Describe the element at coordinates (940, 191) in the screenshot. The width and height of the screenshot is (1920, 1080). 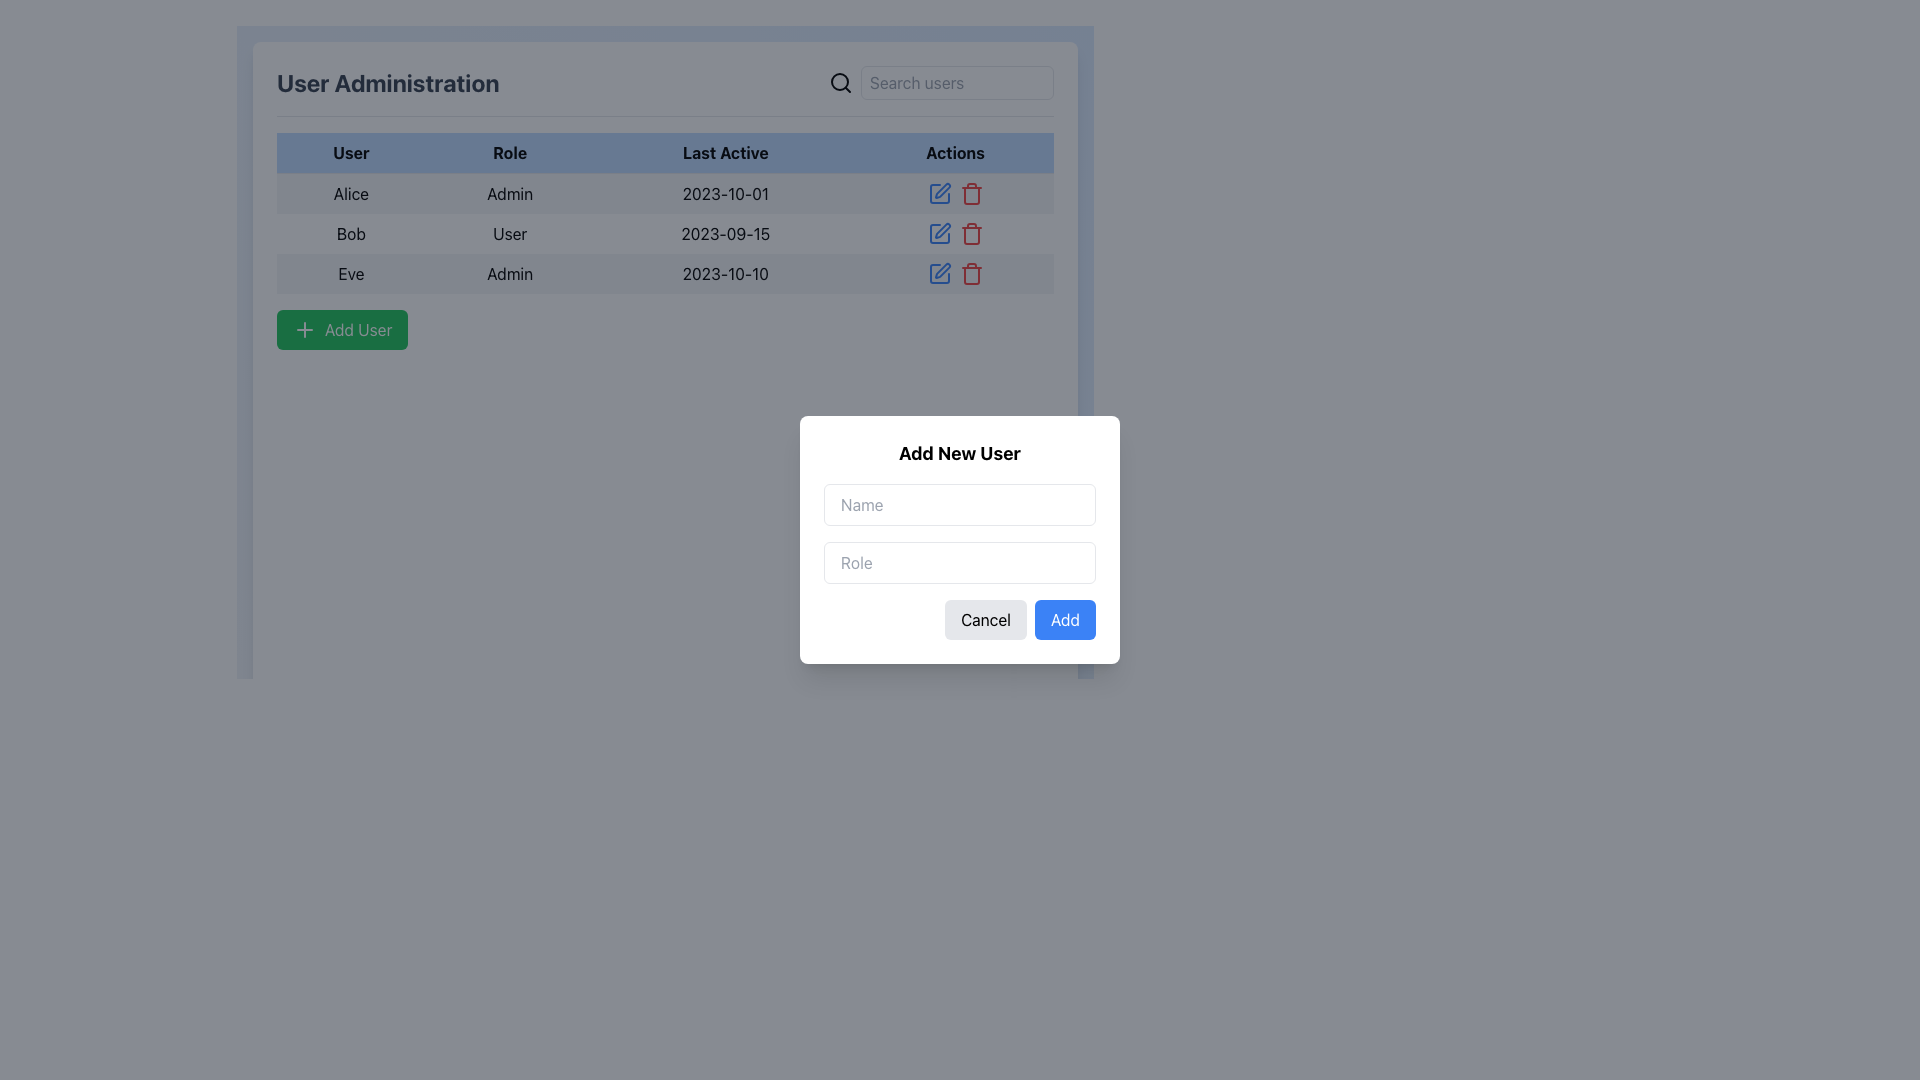
I see `the Icon button in the Actions column corresponding to the entry for 'Alice' to initiate editing actions` at that location.